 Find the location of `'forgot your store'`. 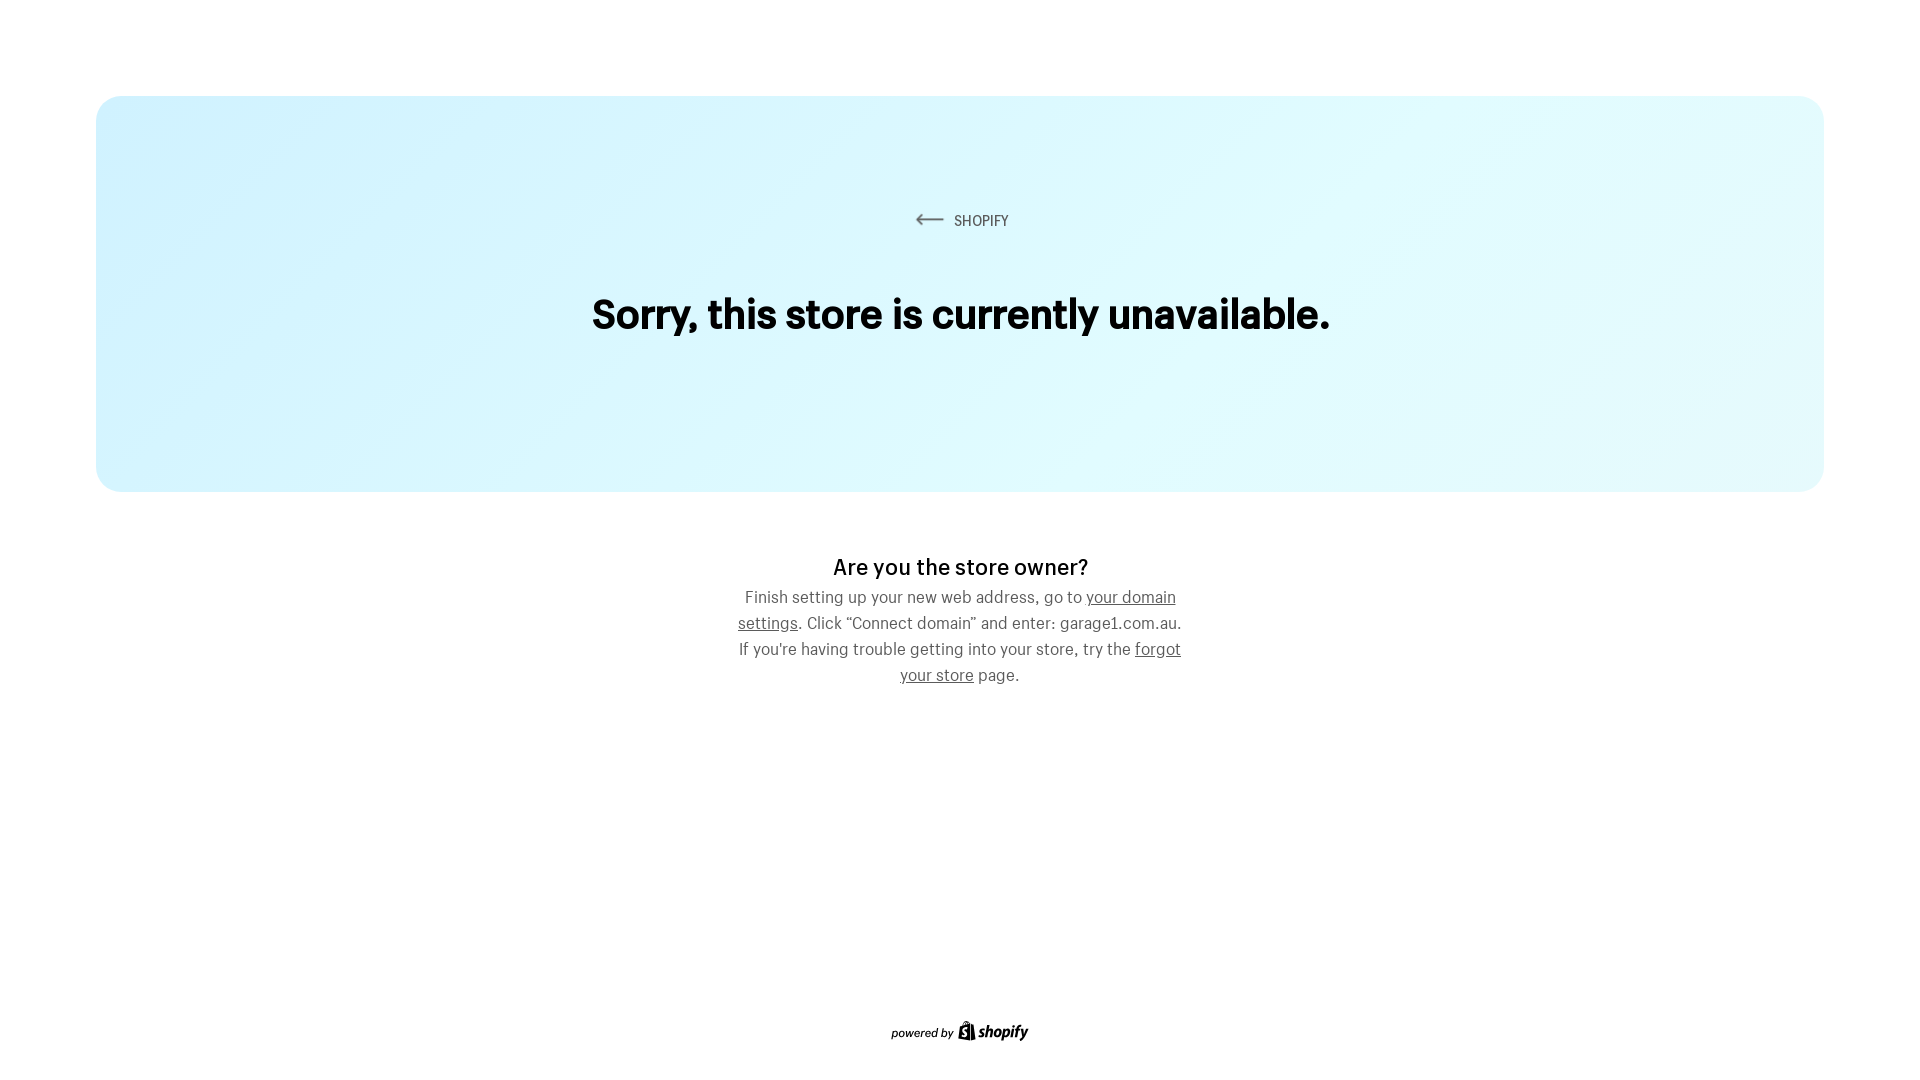

'forgot your store' is located at coordinates (1040, 659).